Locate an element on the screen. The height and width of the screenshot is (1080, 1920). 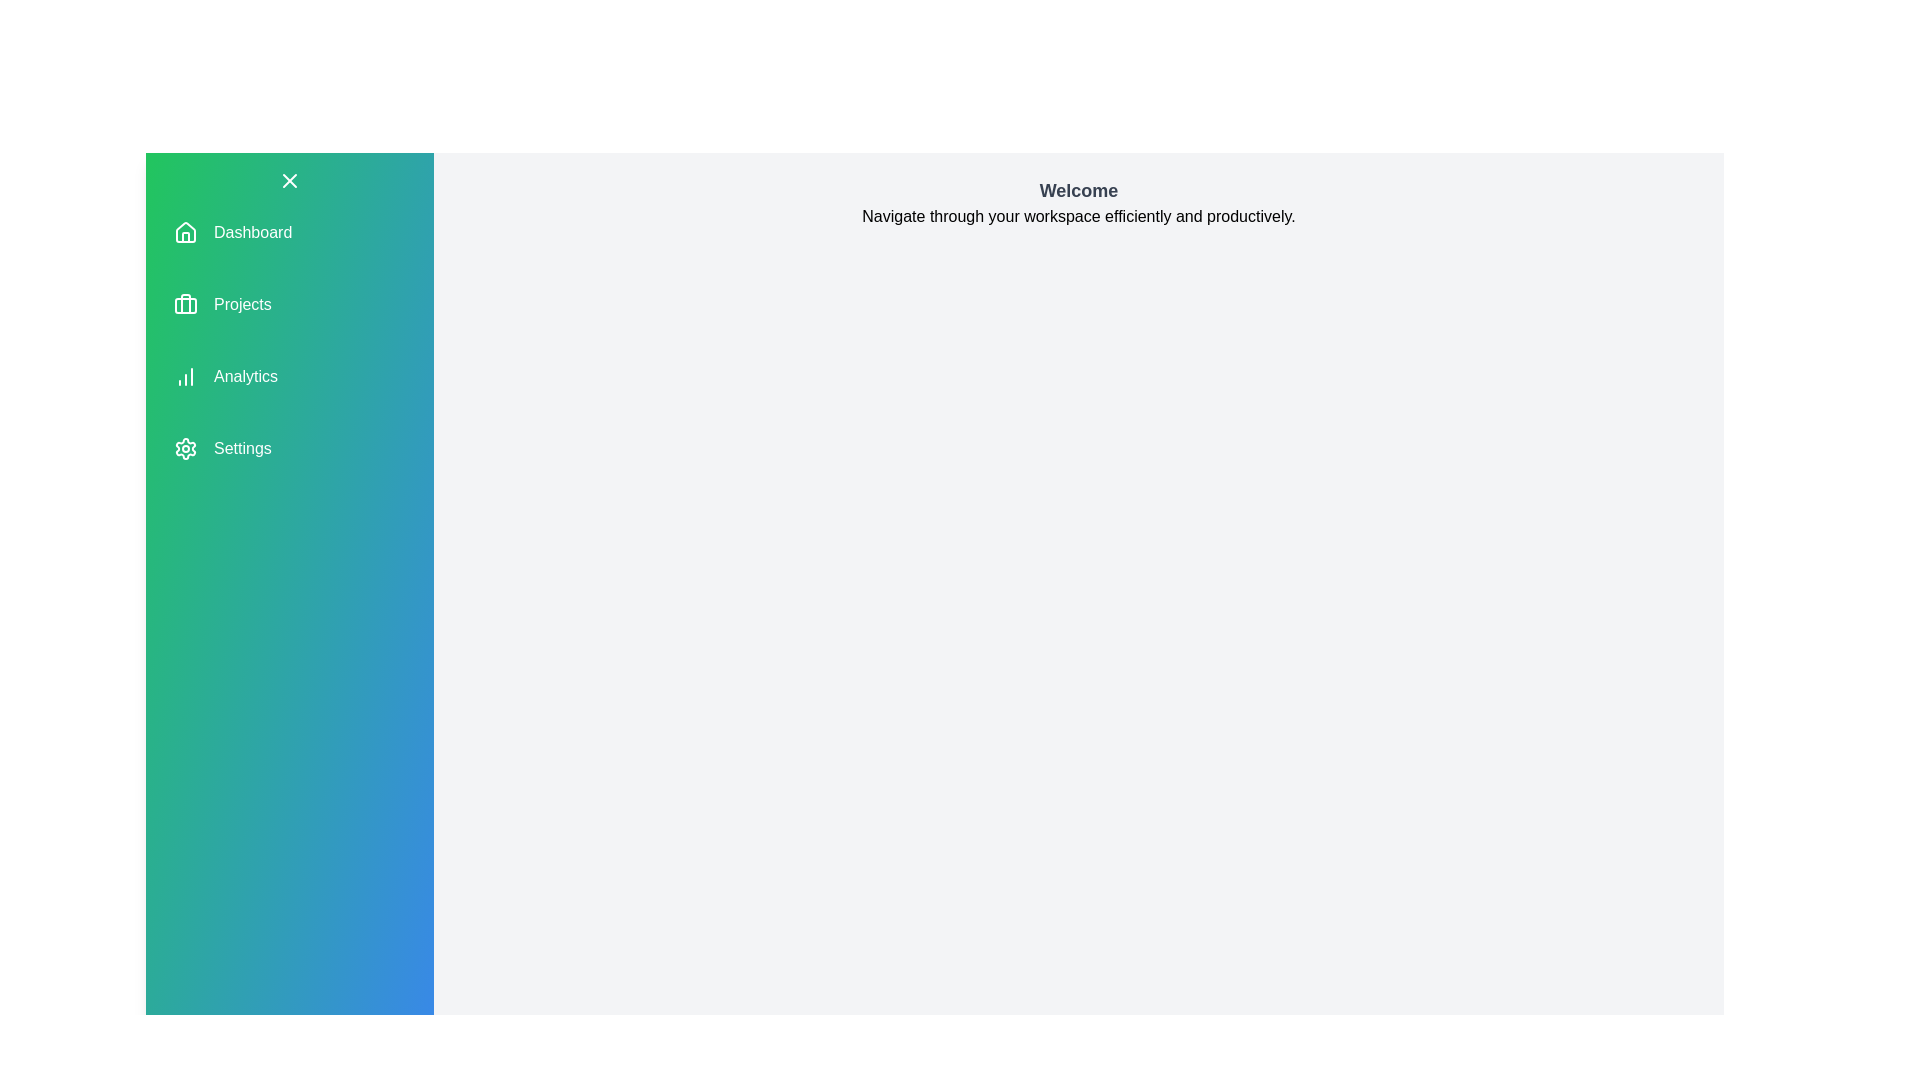
the welcome text area to interact with it is located at coordinates (1078, 191).